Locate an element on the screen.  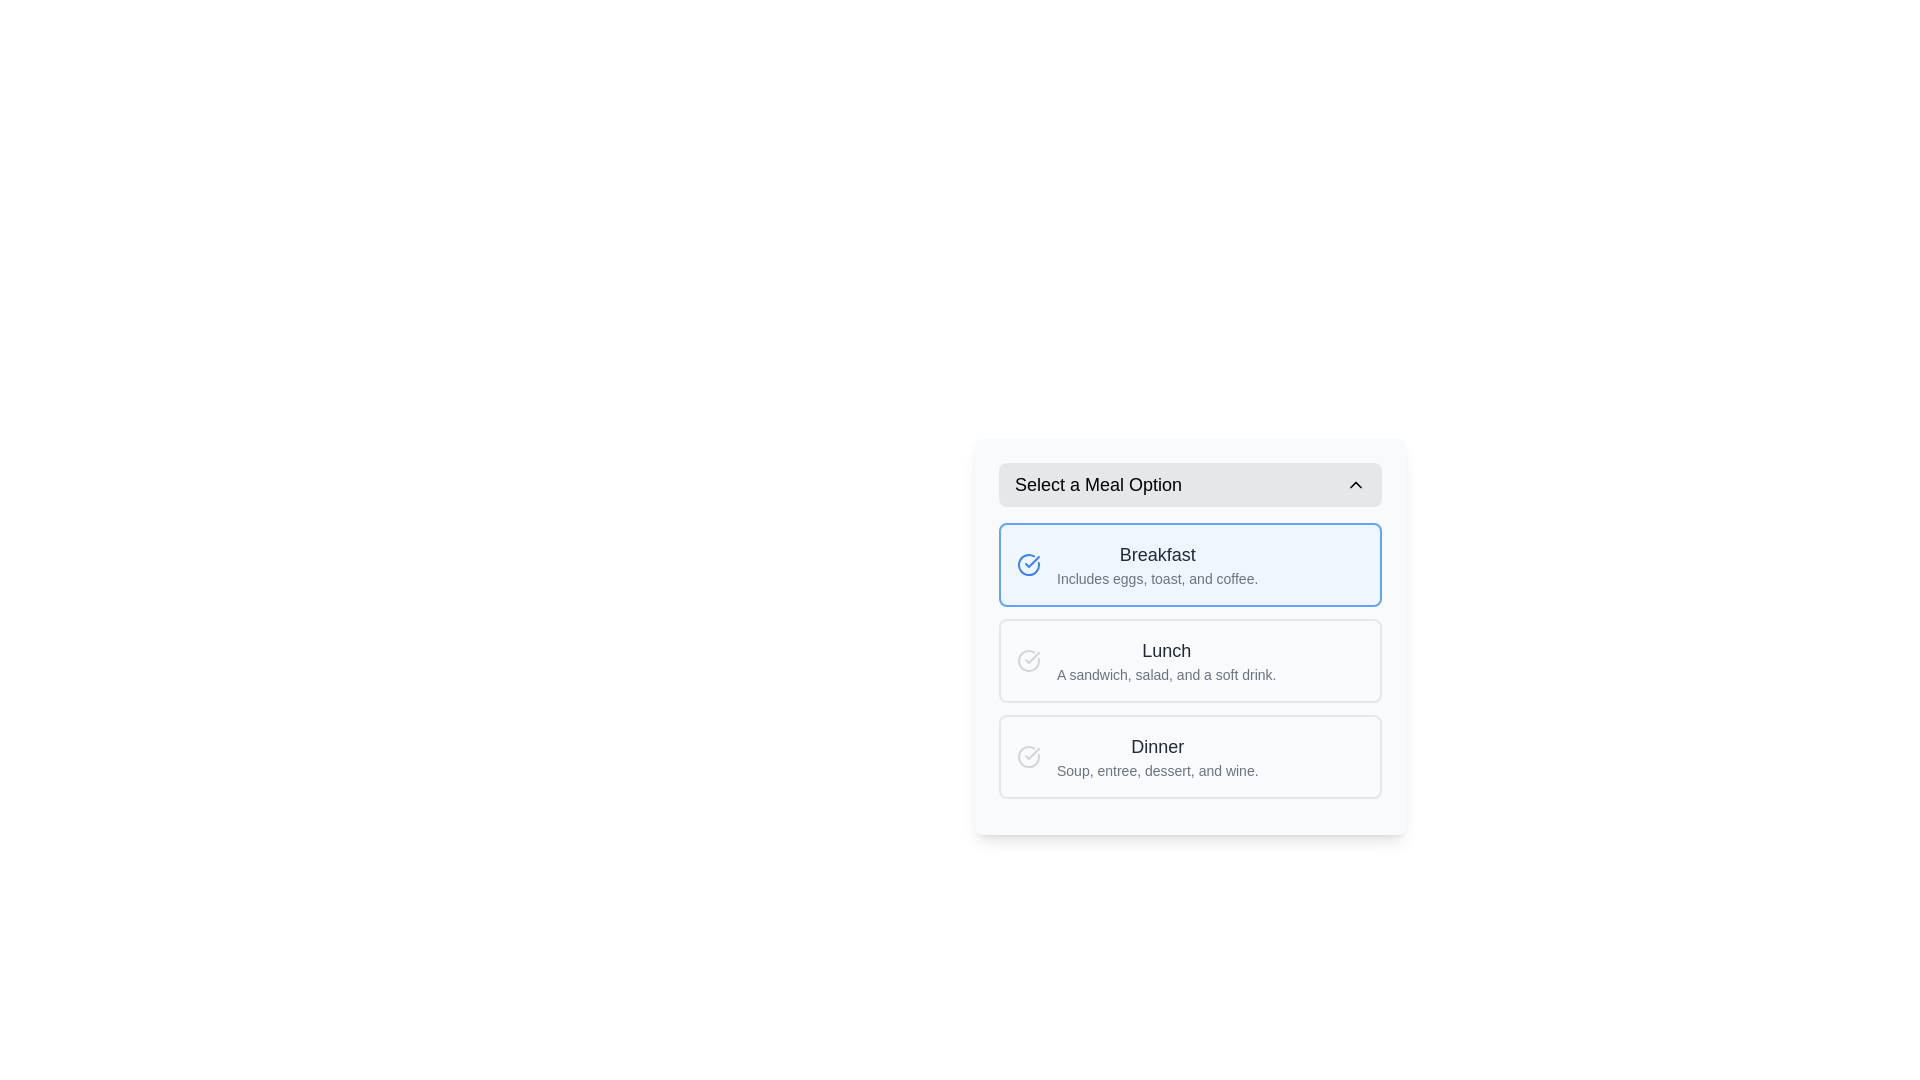
to select the 'Dinner' meal option from the vertical list of selectable options is located at coordinates (1190, 756).